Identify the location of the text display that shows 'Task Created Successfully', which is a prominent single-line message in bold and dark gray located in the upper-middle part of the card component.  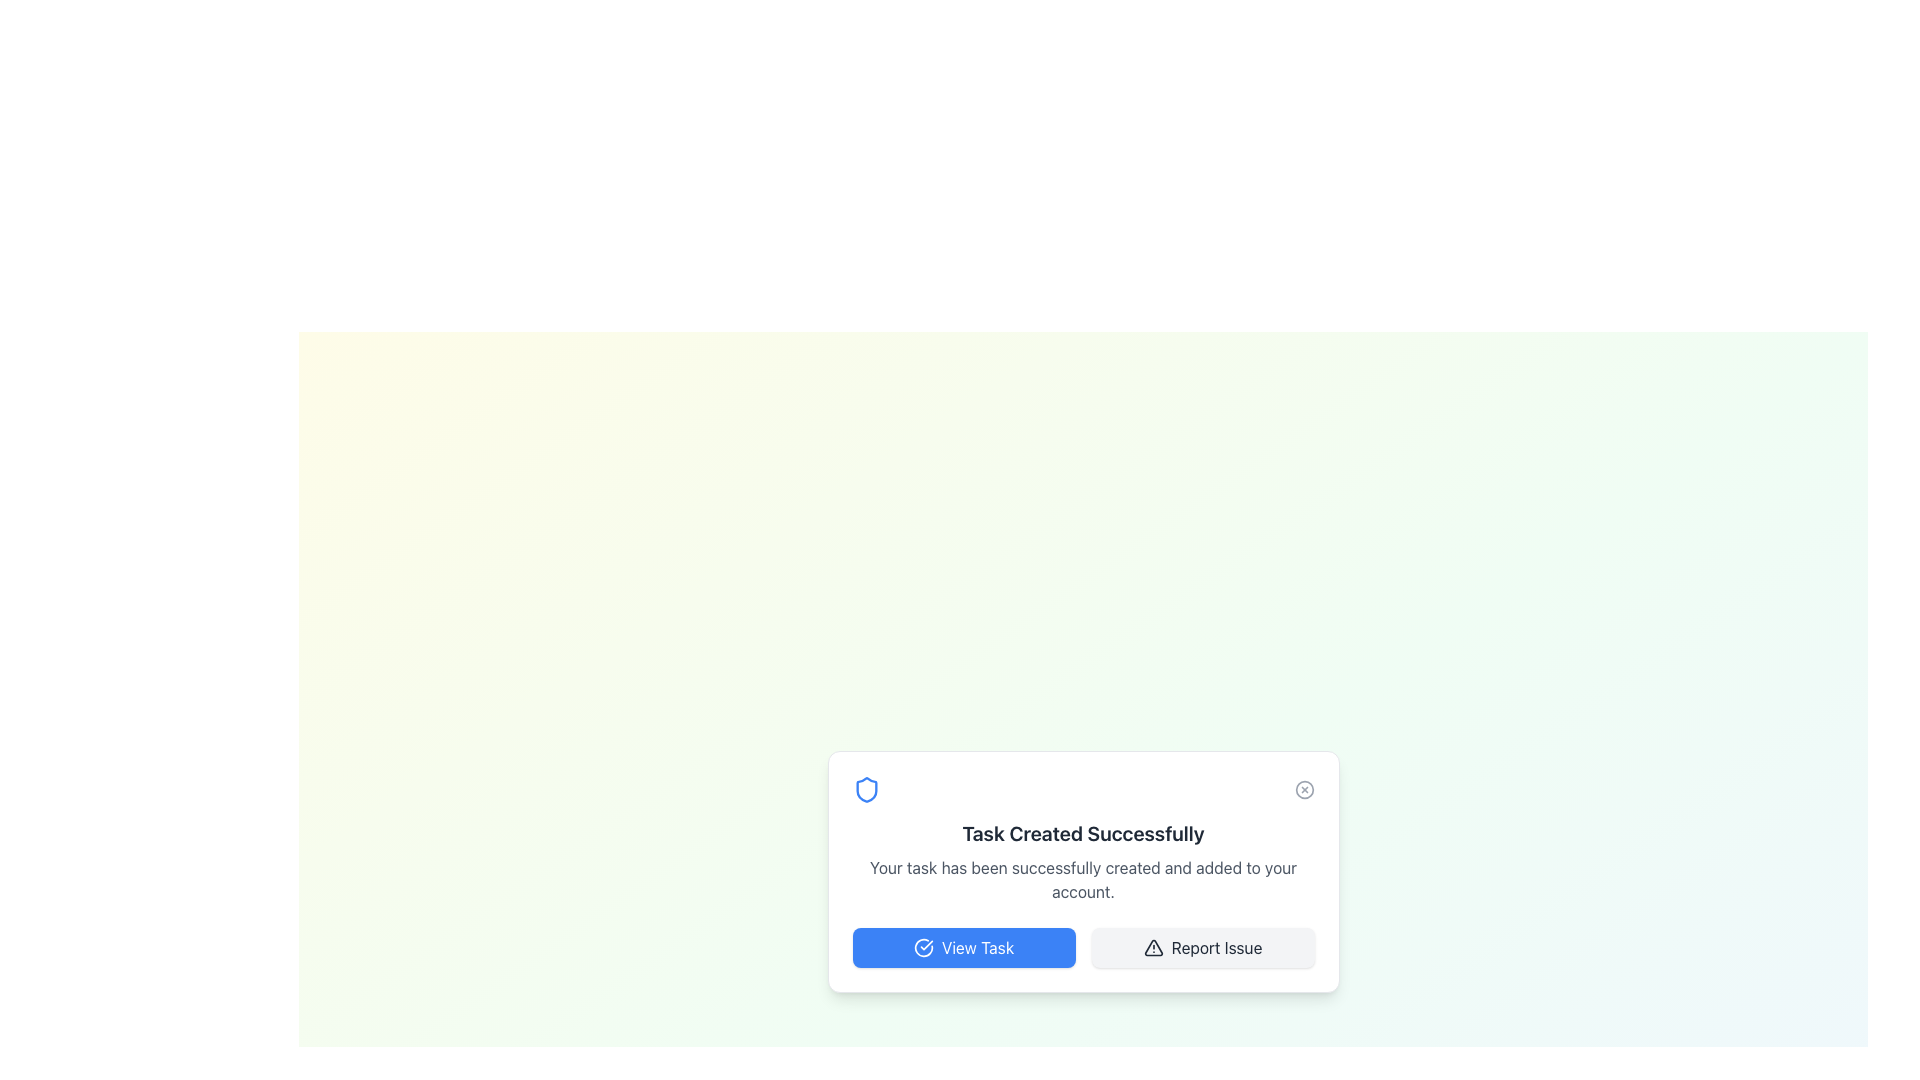
(1082, 833).